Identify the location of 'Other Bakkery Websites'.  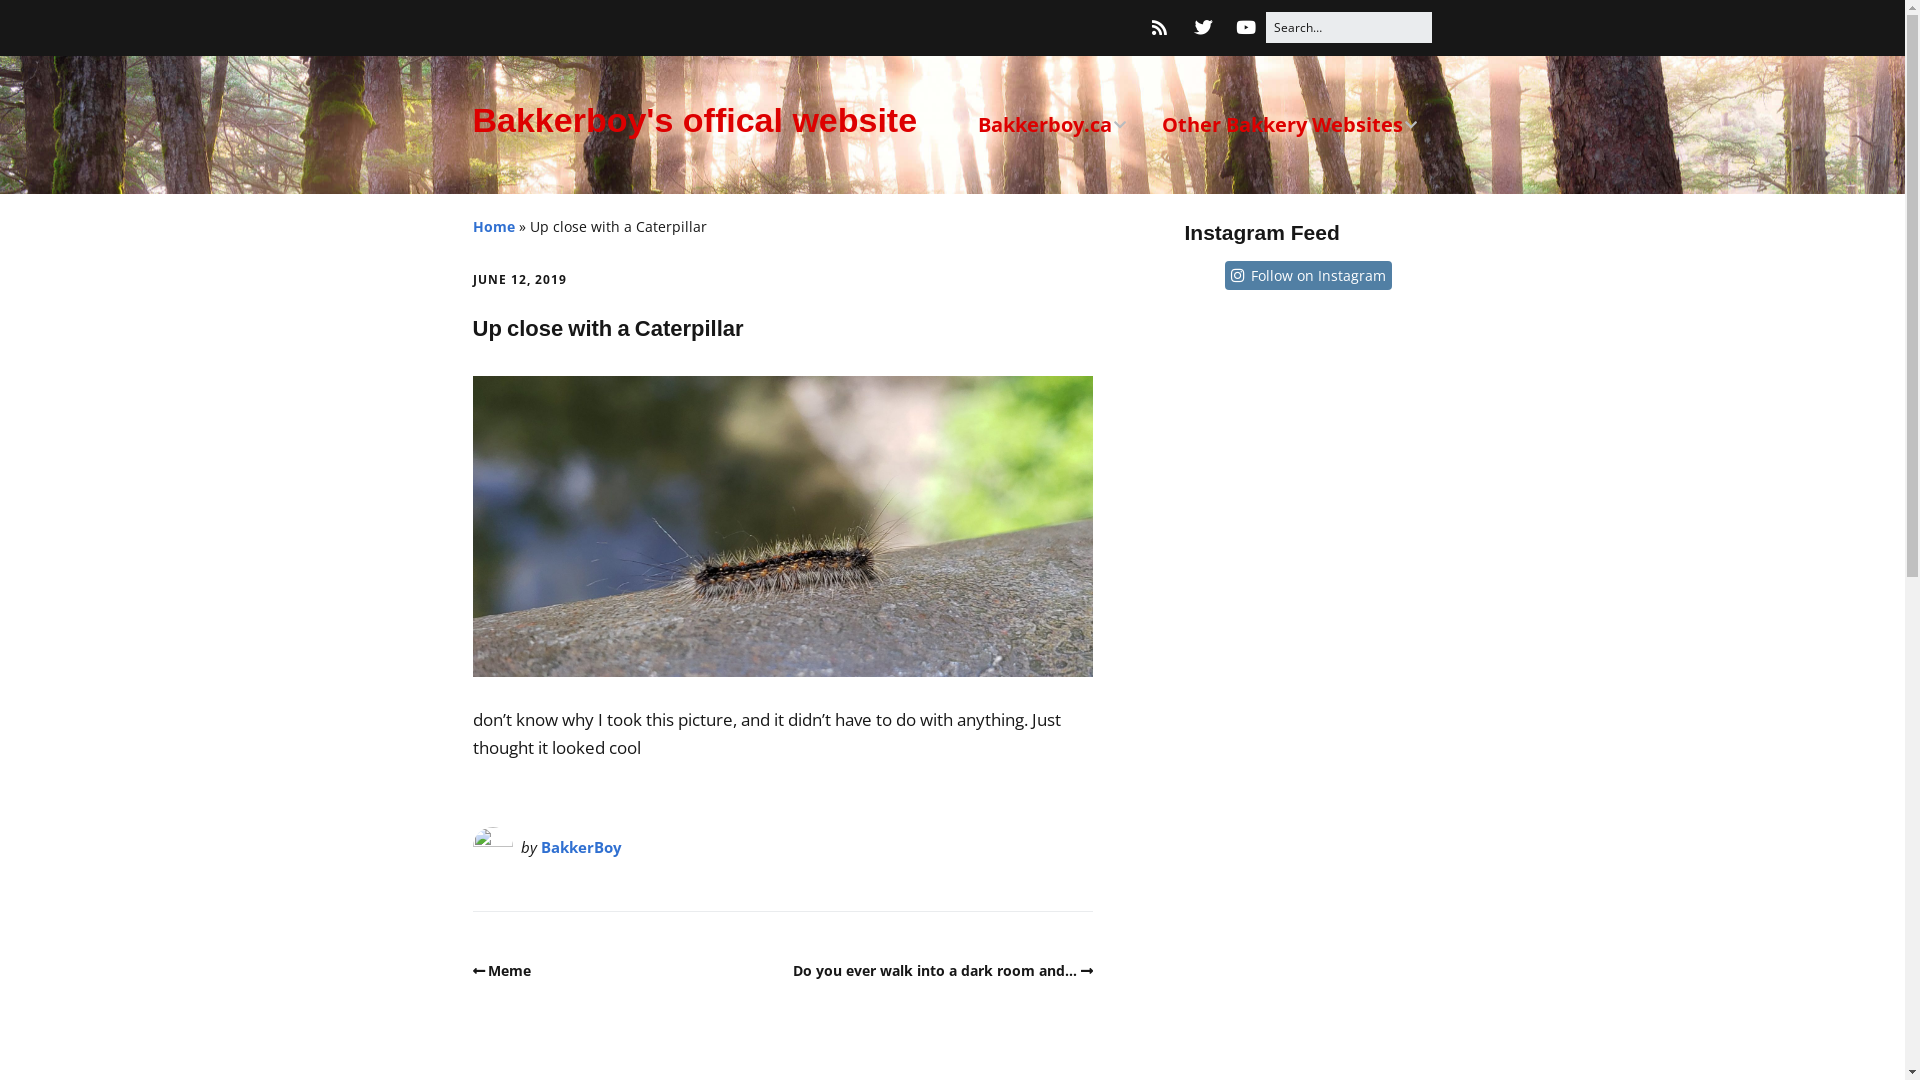
(1289, 124).